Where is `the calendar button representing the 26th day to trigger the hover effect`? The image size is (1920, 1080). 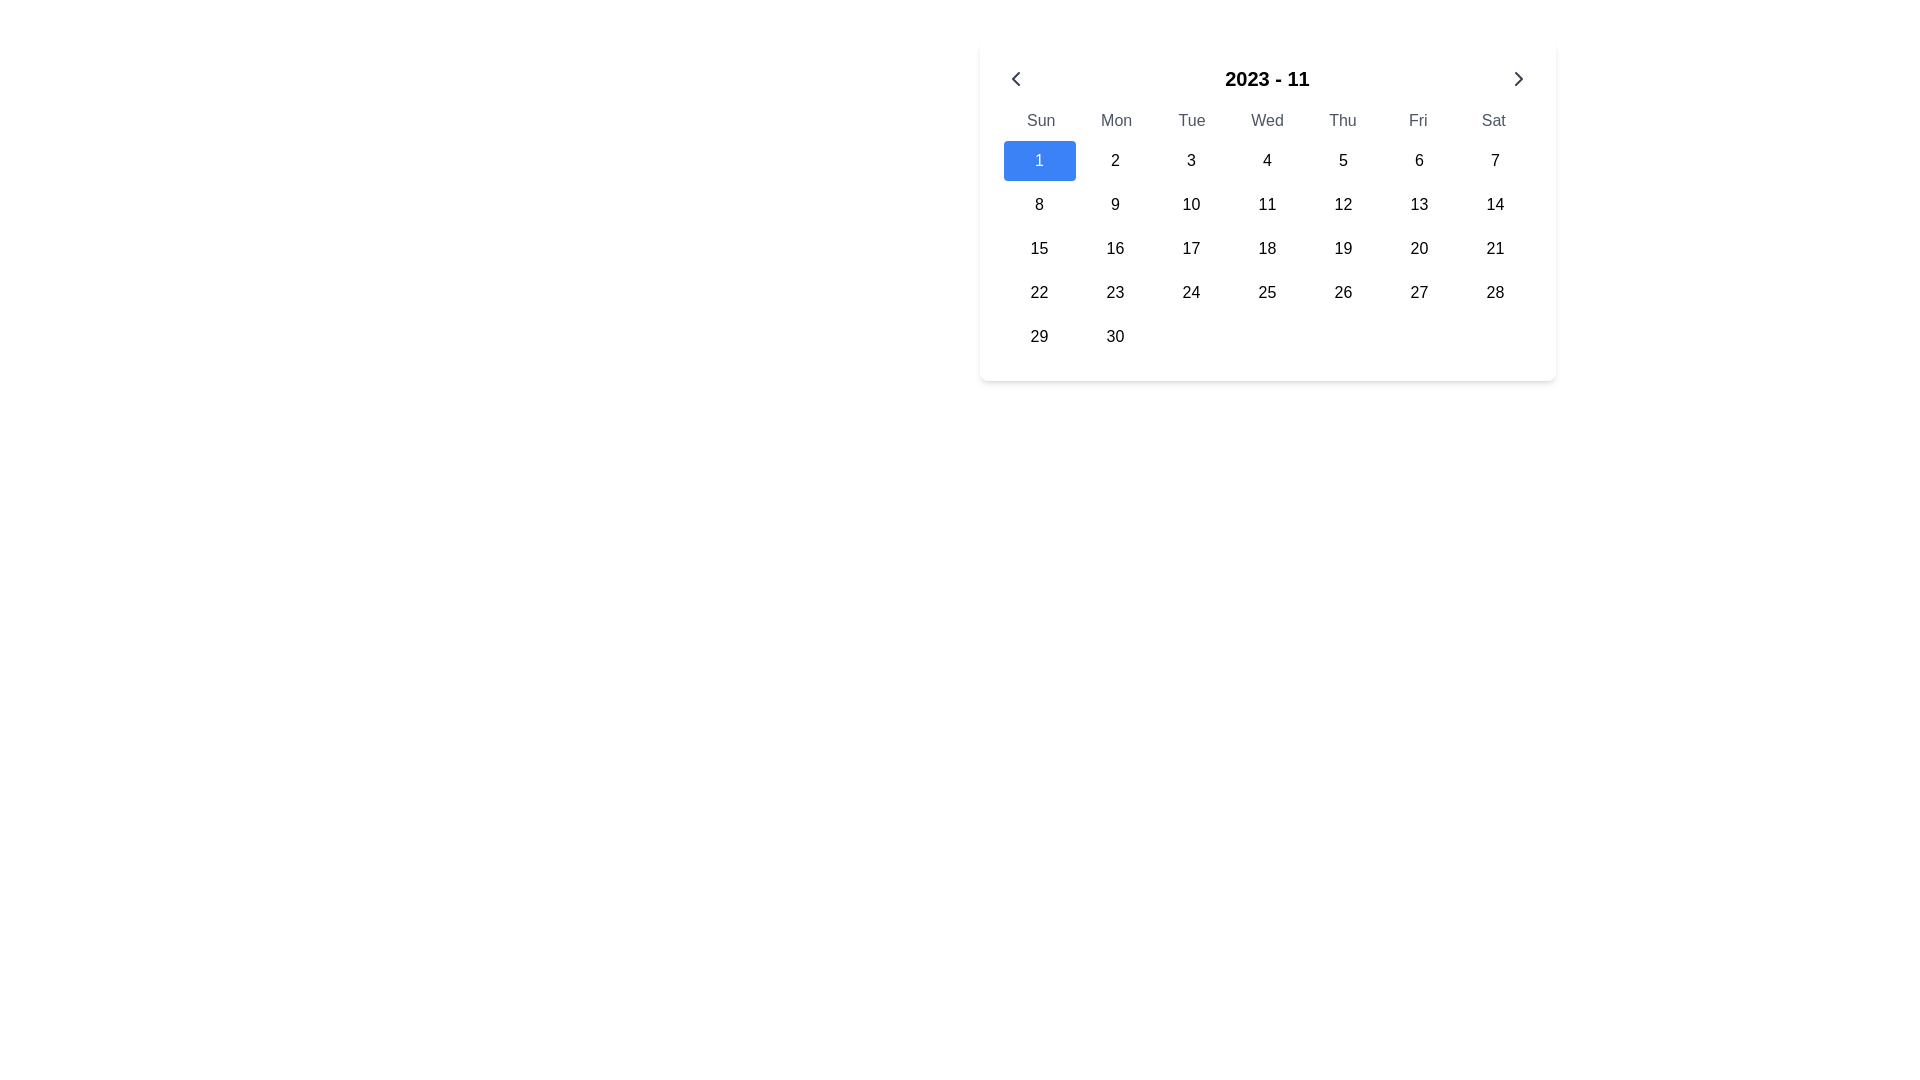
the calendar button representing the 26th day to trigger the hover effect is located at coordinates (1343, 293).